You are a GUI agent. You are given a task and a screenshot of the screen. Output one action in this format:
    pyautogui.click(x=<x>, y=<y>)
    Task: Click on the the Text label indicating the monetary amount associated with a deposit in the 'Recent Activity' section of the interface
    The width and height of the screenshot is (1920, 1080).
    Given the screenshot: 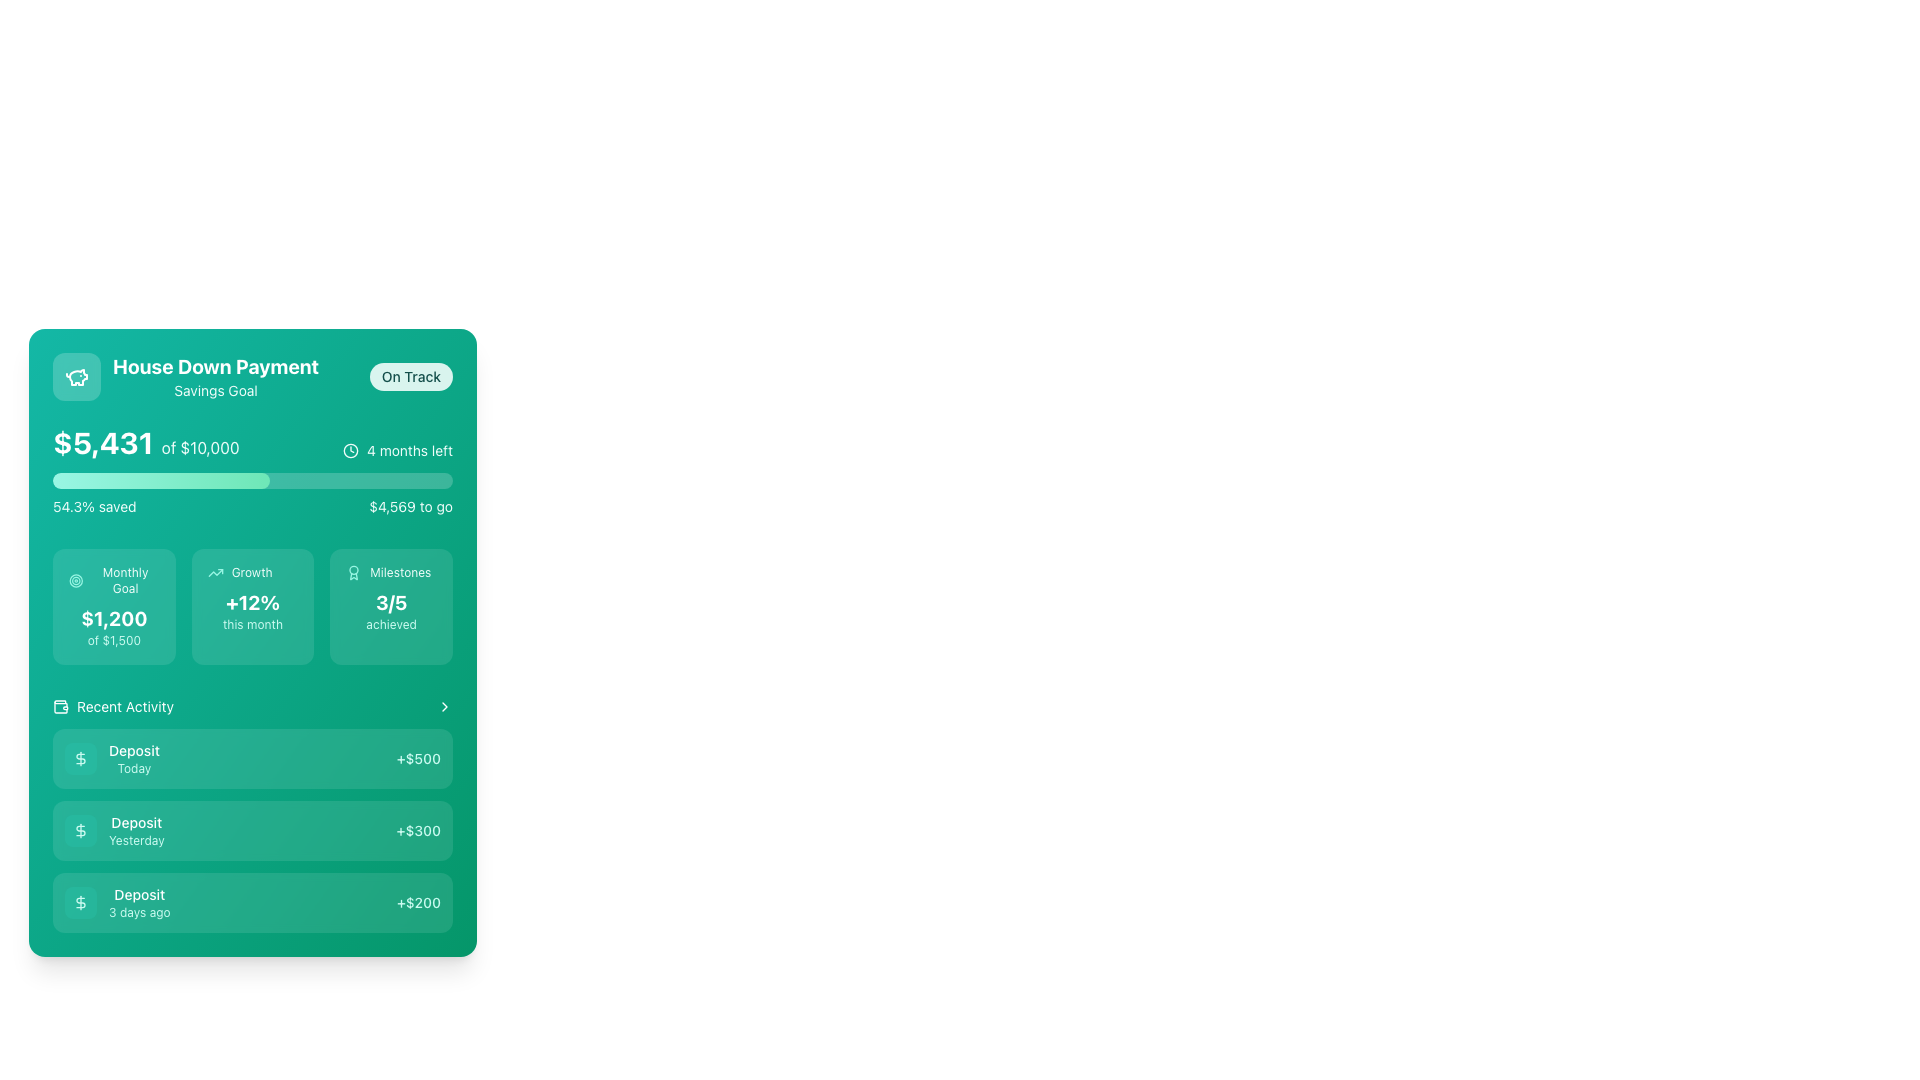 What is the action you would take?
    pyautogui.click(x=417, y=902)
    